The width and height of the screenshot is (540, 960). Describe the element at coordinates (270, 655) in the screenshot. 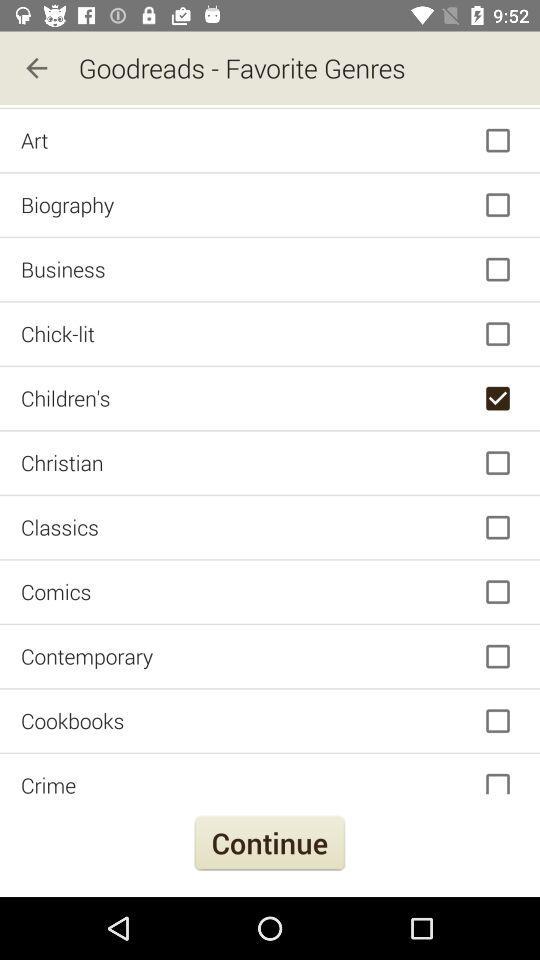

I see `the item above cookbooks item` at that location.